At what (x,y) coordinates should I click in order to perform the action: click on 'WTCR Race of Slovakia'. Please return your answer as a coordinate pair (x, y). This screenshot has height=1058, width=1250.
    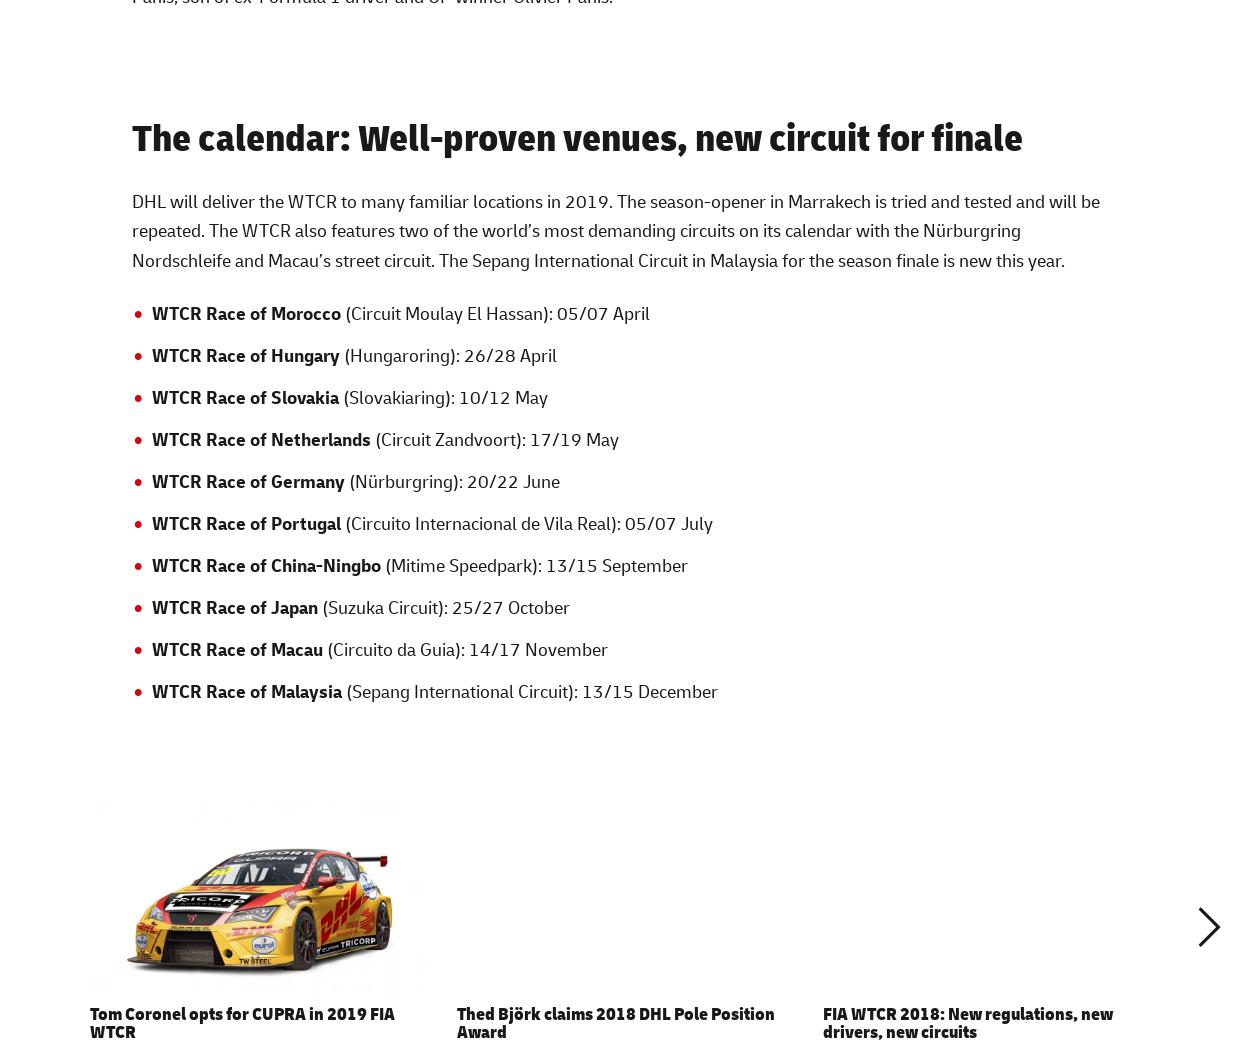
    Looking at the image, I should click on (243, 396).